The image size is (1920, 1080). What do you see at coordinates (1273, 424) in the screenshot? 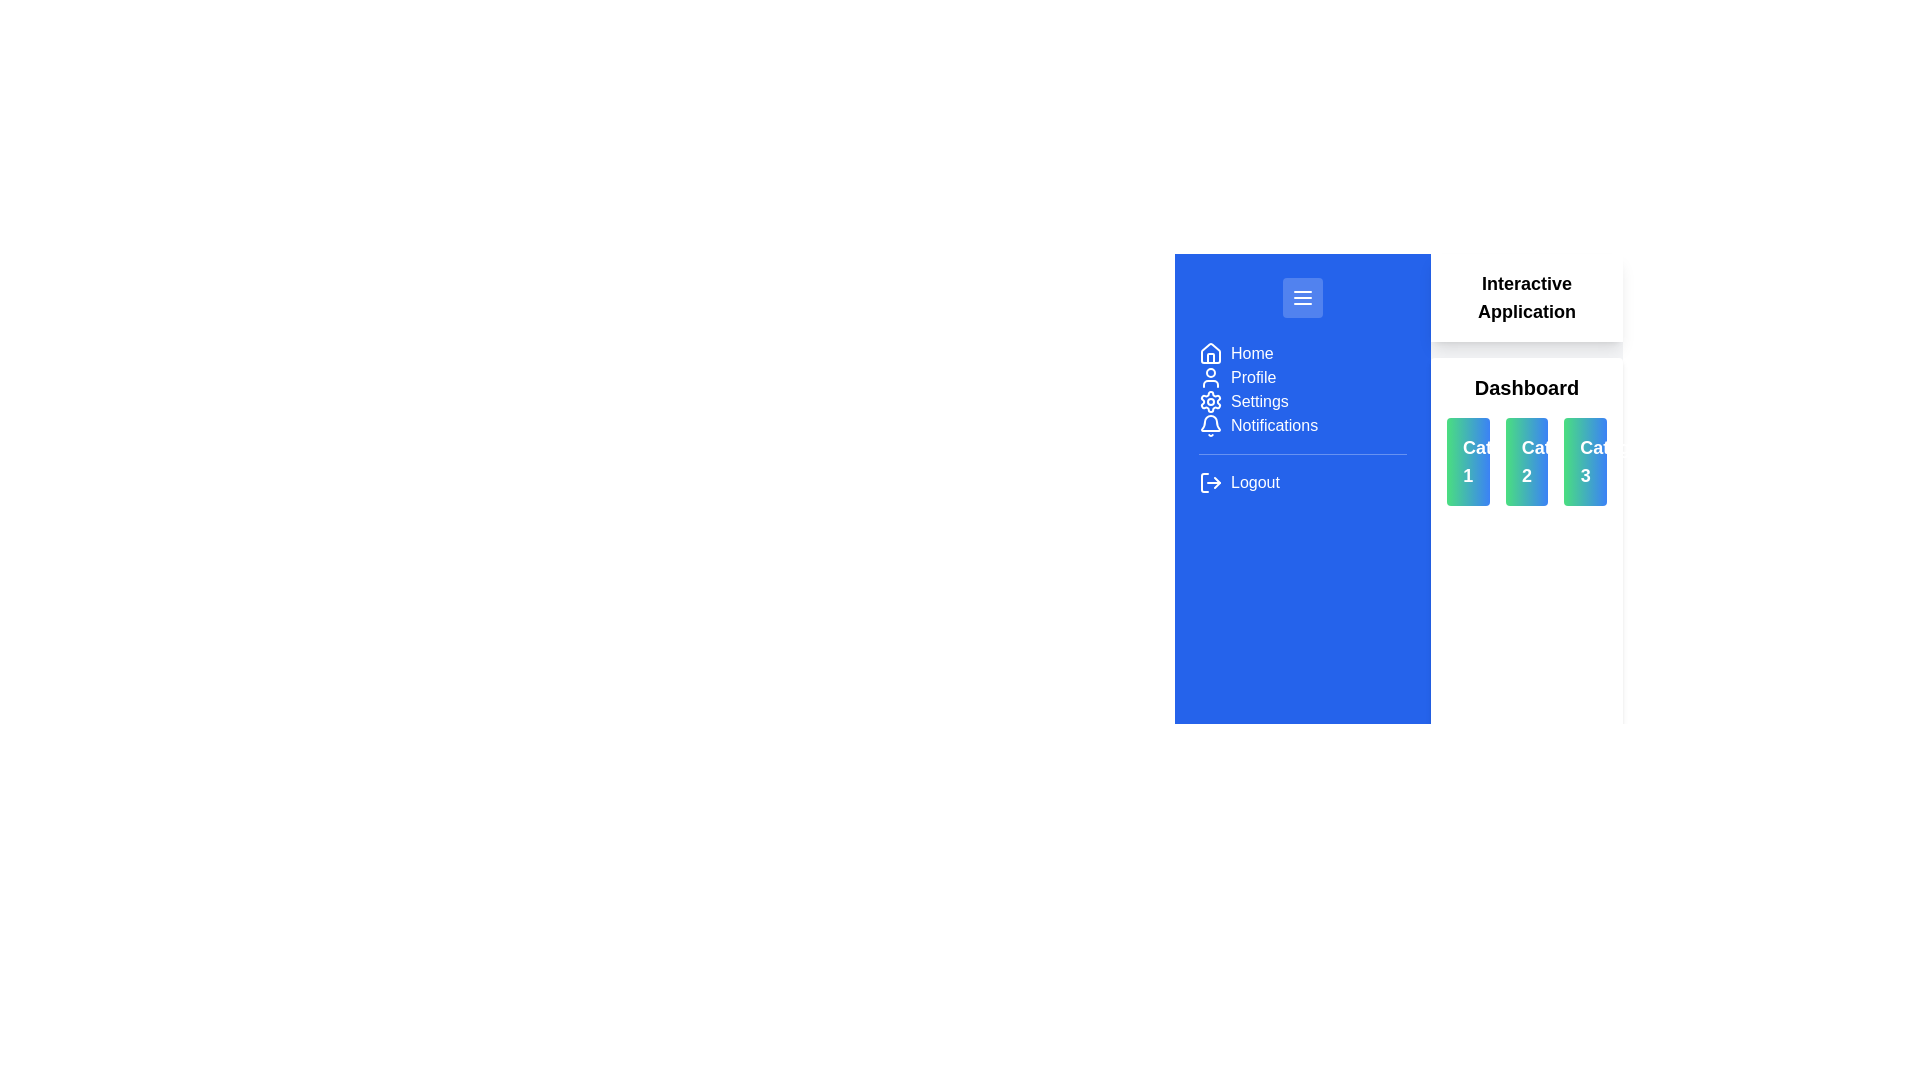
I see `the 'Notifications' text label within the navigation menu` at bounding box center [1273, 424].